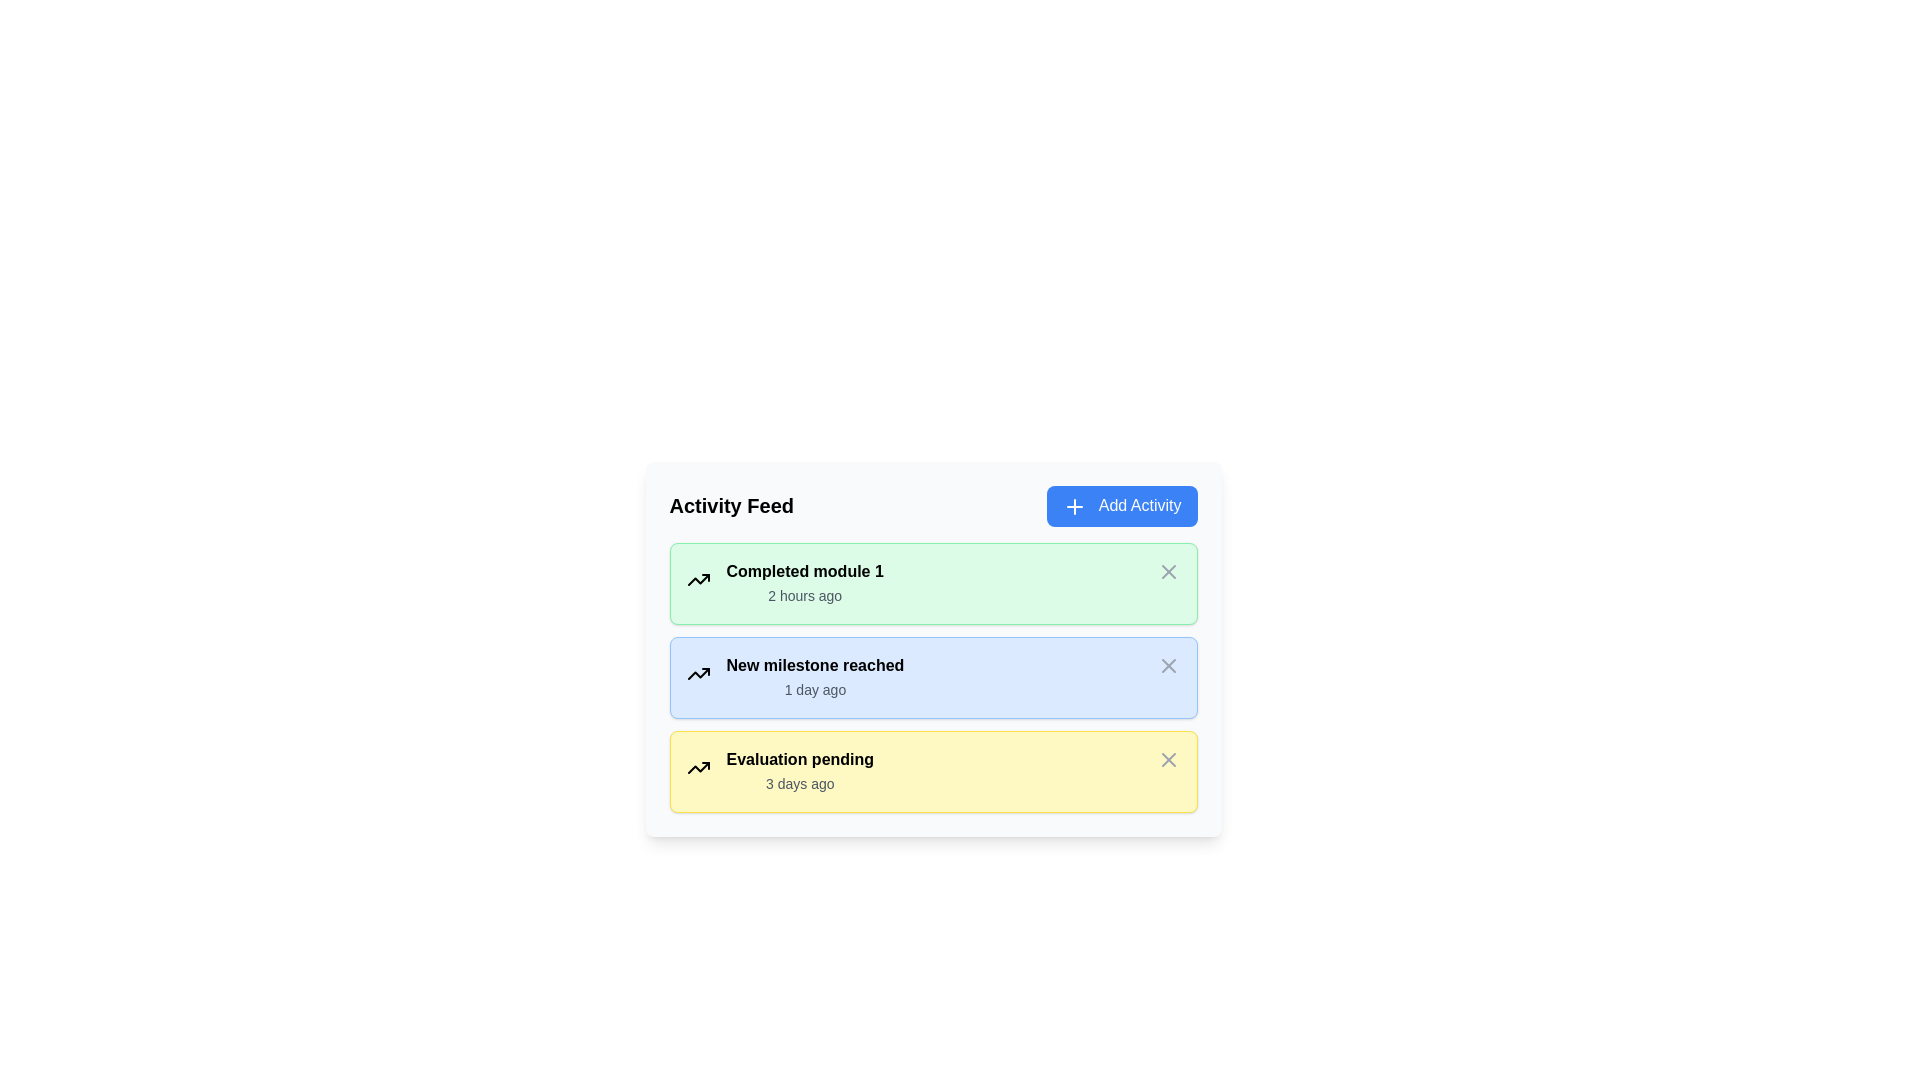 This screenshot has width=1920, height=1080. Describe the element at coordinates (805, 571) in the screenshot. I see `bold text label that says 'Completed module 1' located in the top card of the activity feed` at that location.